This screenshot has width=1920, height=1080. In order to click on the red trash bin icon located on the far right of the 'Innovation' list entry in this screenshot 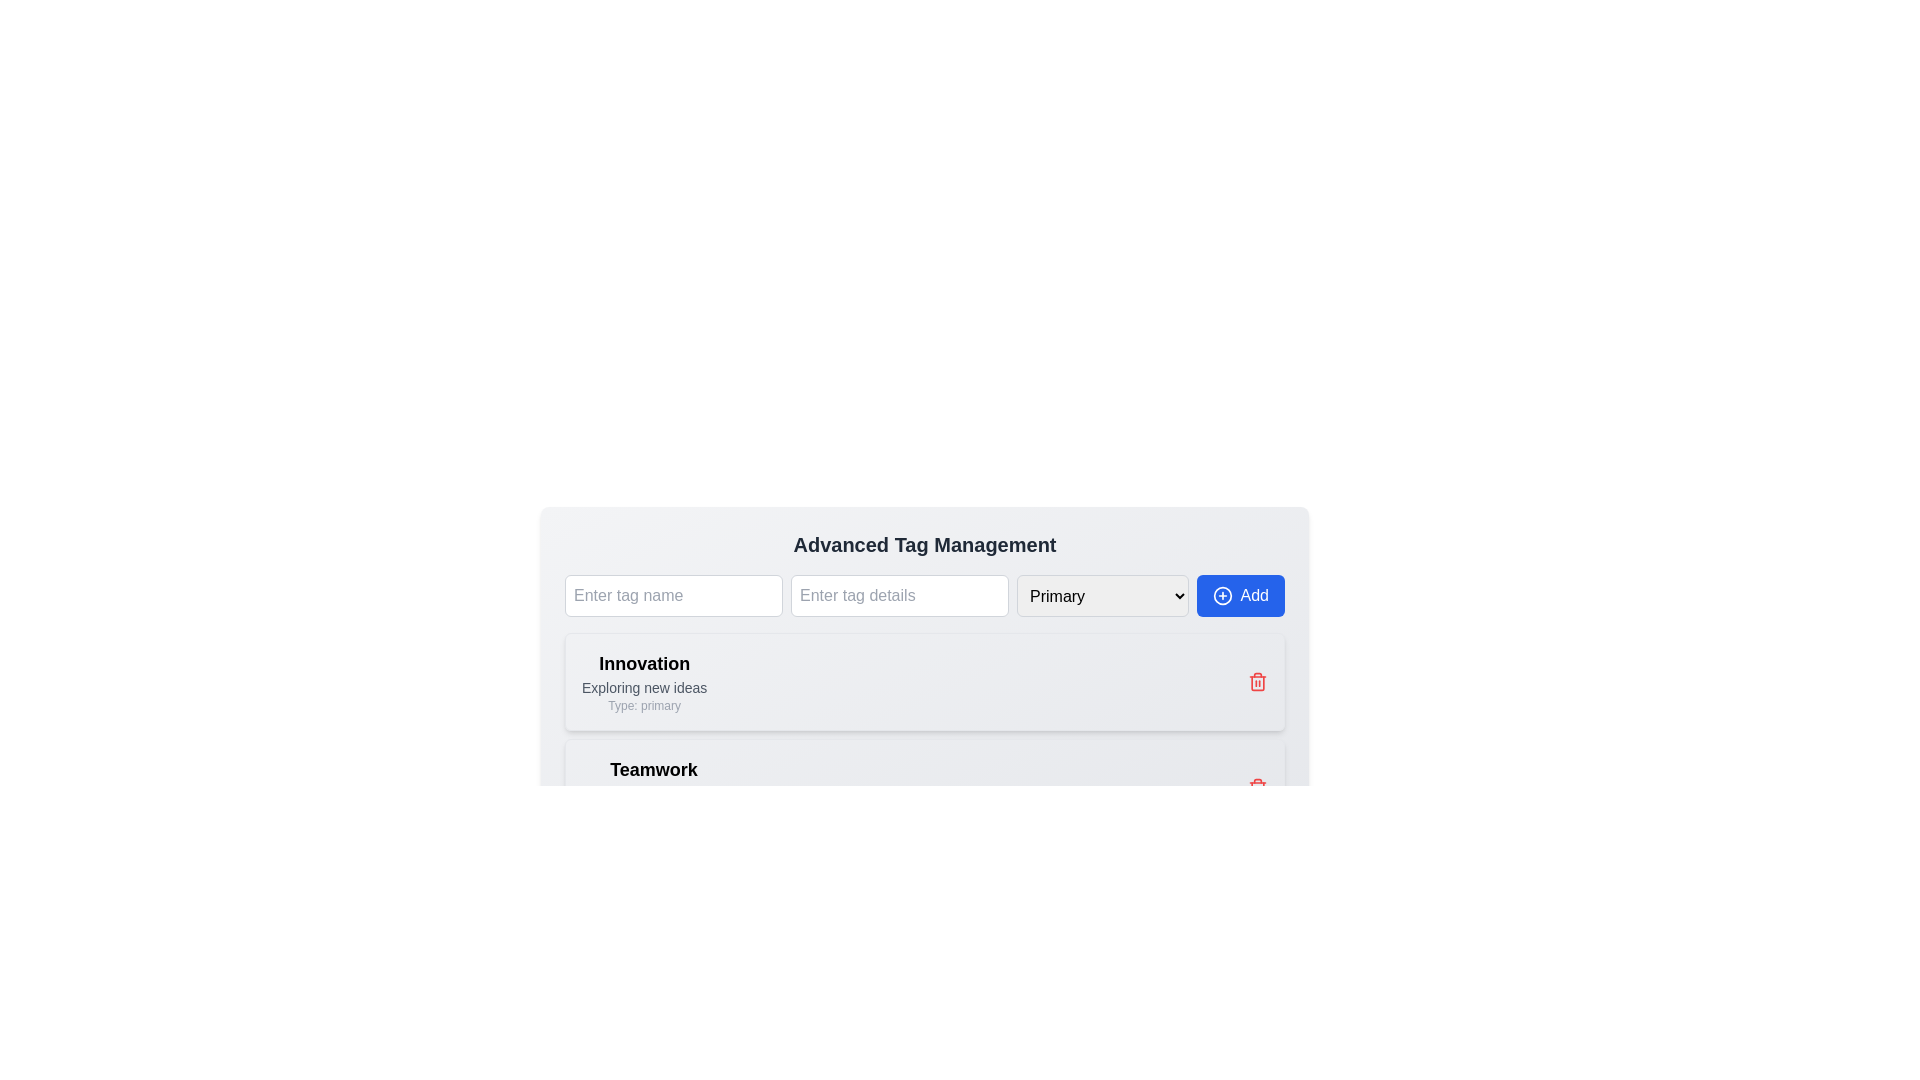, I will do `click(1256, 681)`.